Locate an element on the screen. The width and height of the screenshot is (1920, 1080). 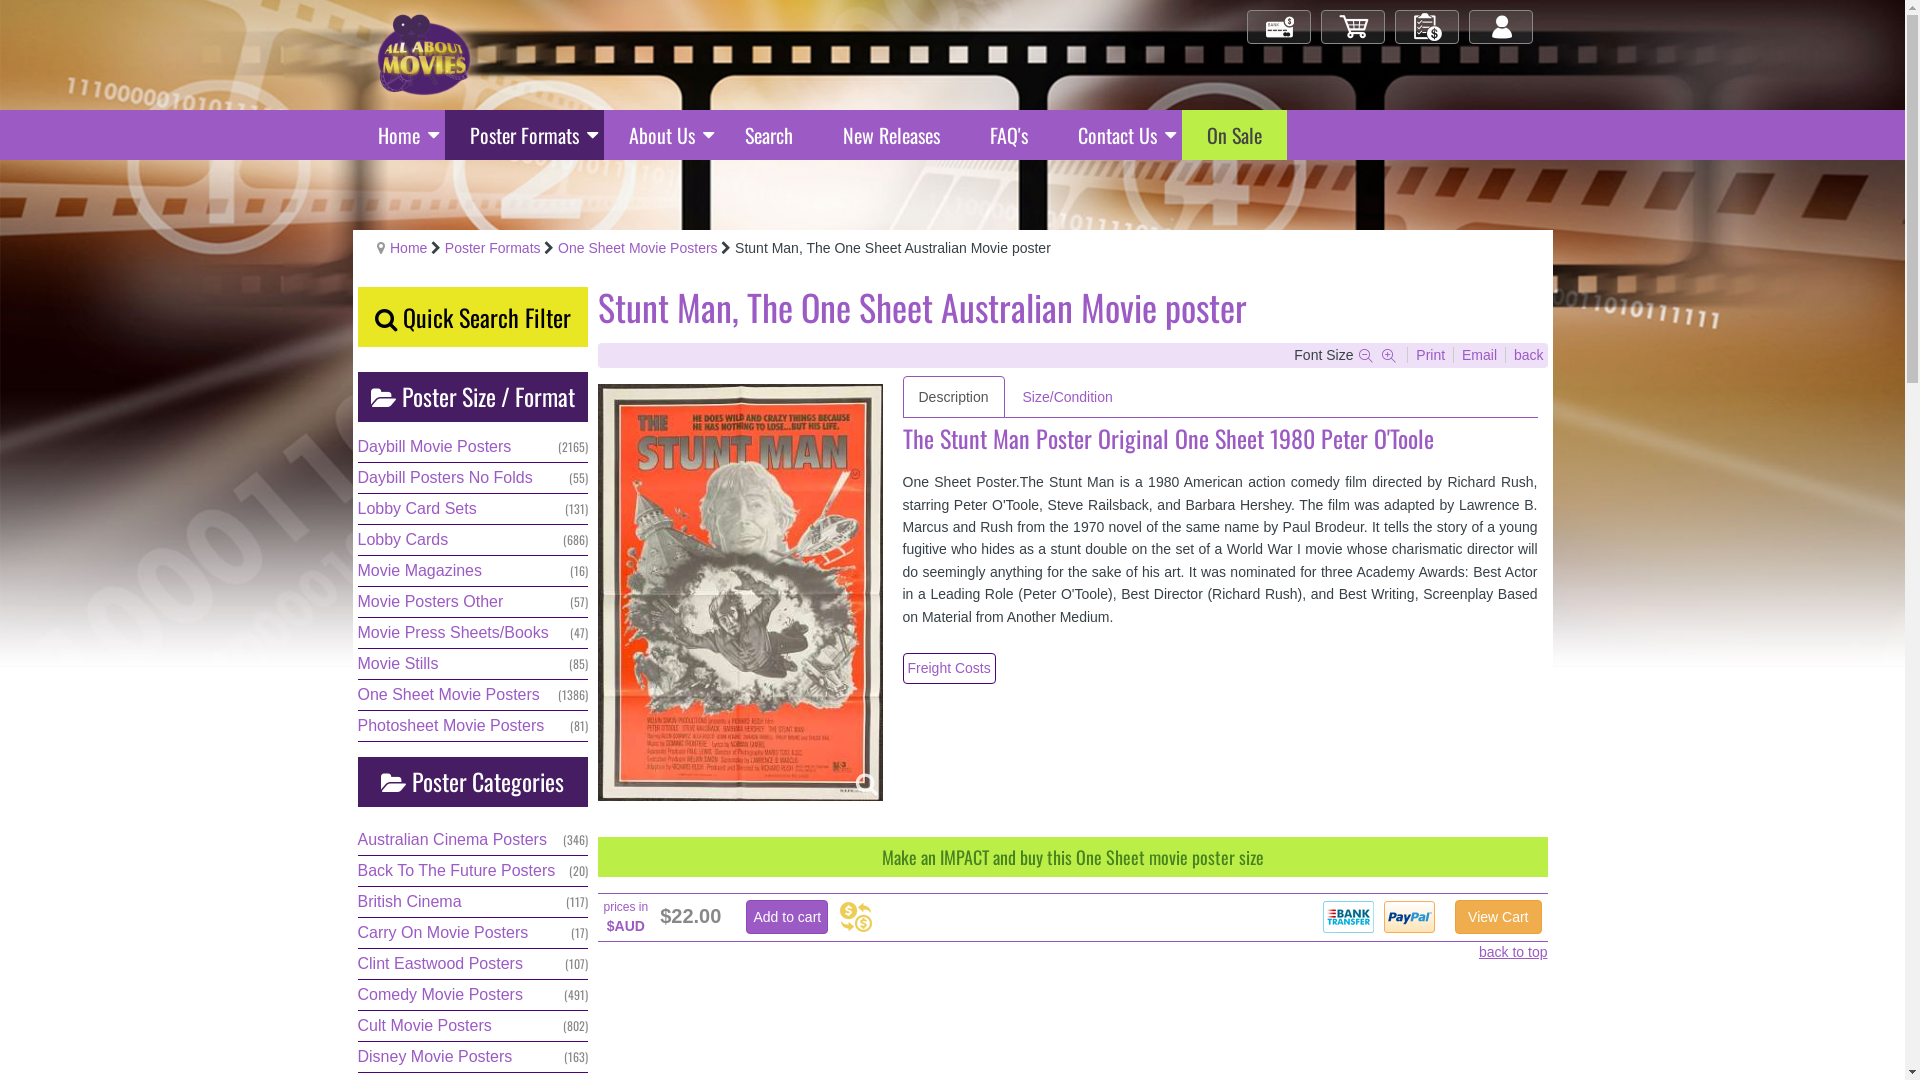
'Add to cart' is located at coordinates (786, 917).